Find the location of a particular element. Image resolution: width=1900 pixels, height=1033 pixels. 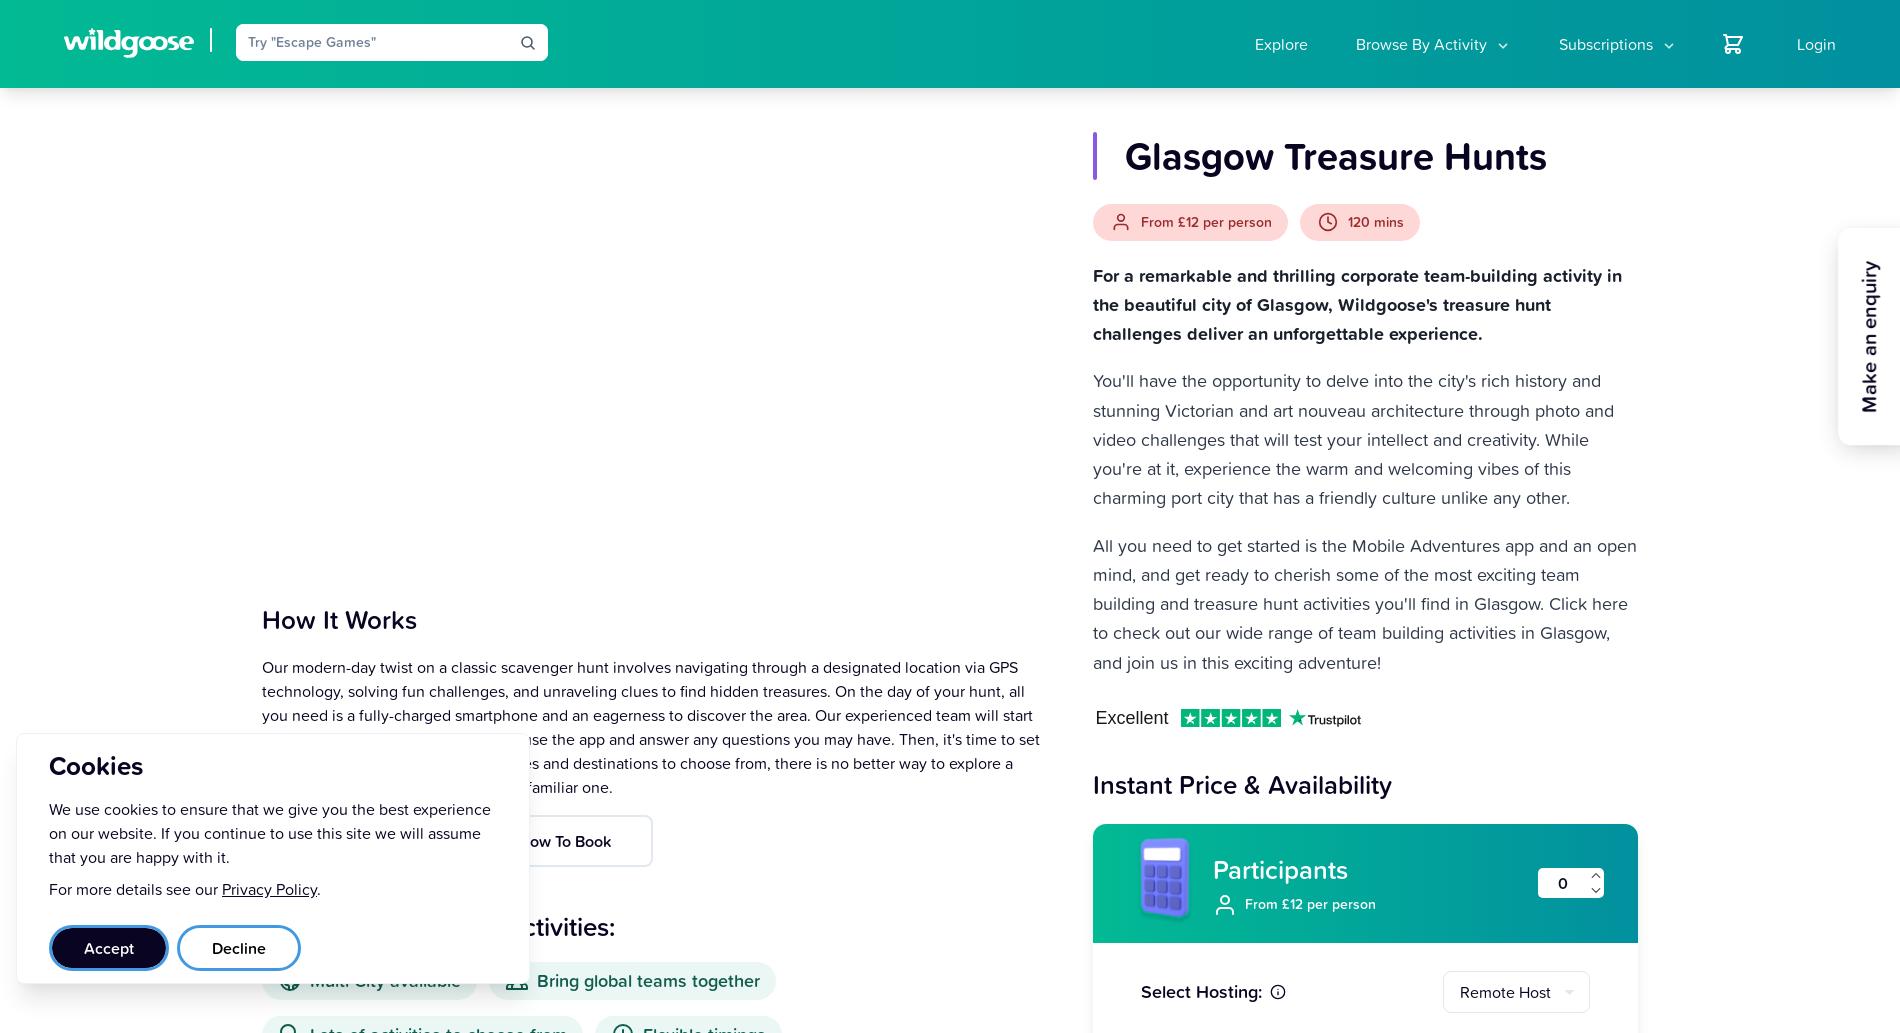

'Create a new booking' is located at coordinates (1689, 149).